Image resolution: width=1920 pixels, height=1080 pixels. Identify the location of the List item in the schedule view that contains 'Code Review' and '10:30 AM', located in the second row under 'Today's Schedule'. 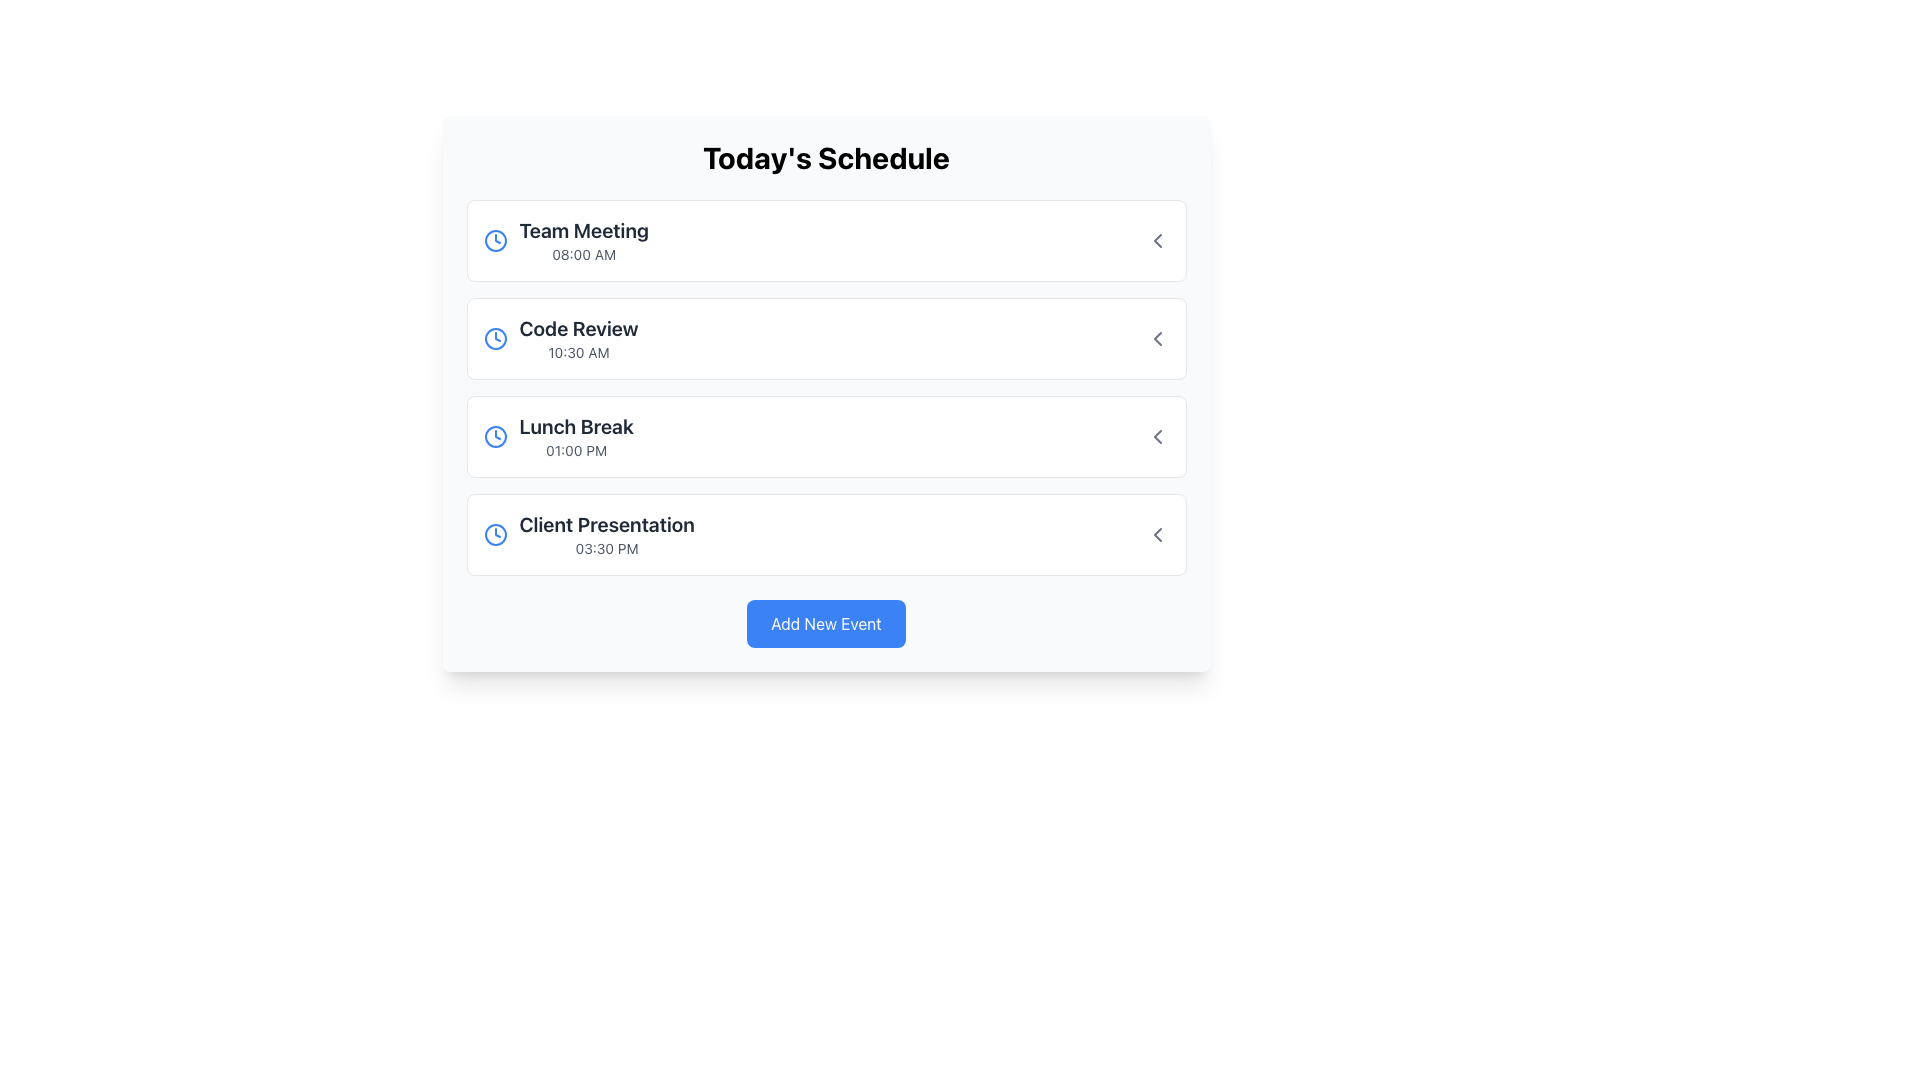
(560, 338).